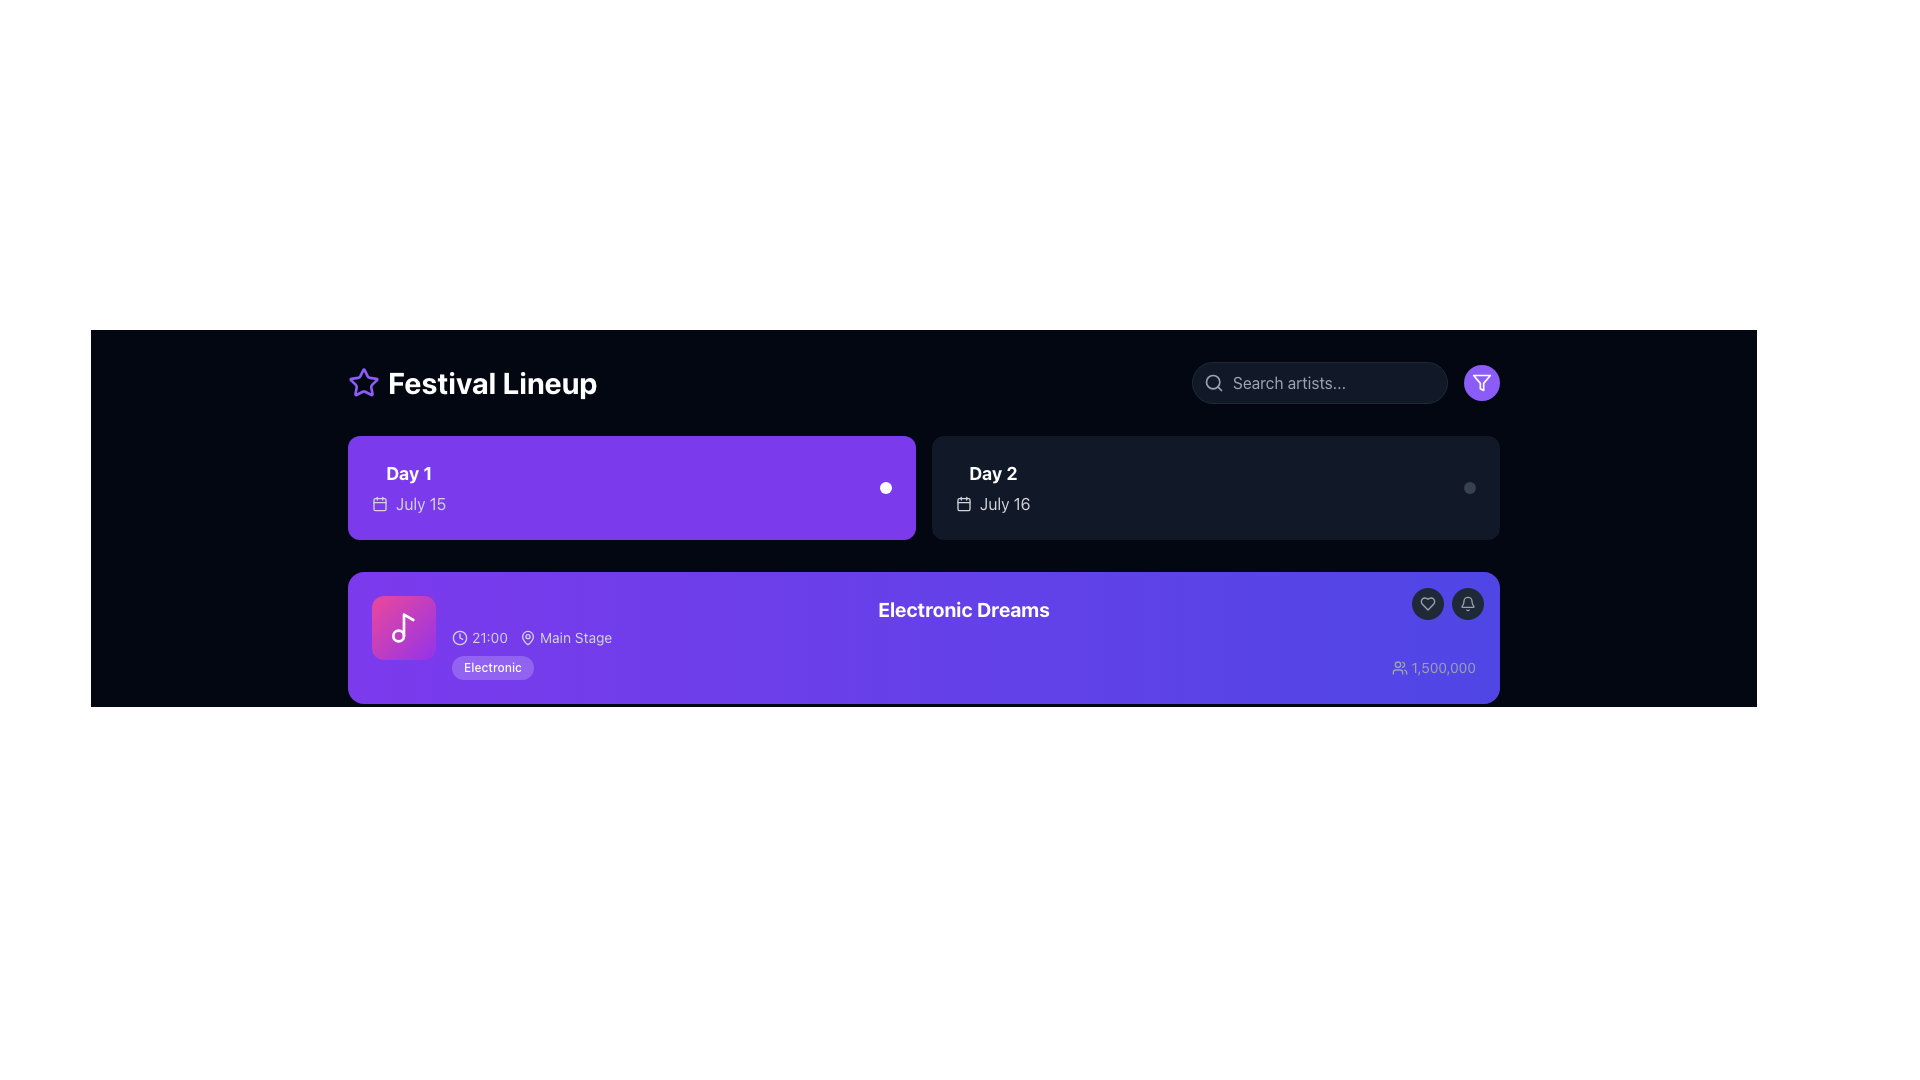 The height and width of the screenshot is (1080, 1920). Describe the element at coordinates (1398, 667) in the screenshot. I see `the group of people icon located to the left of the numeric text '1,500,000'` at that location.